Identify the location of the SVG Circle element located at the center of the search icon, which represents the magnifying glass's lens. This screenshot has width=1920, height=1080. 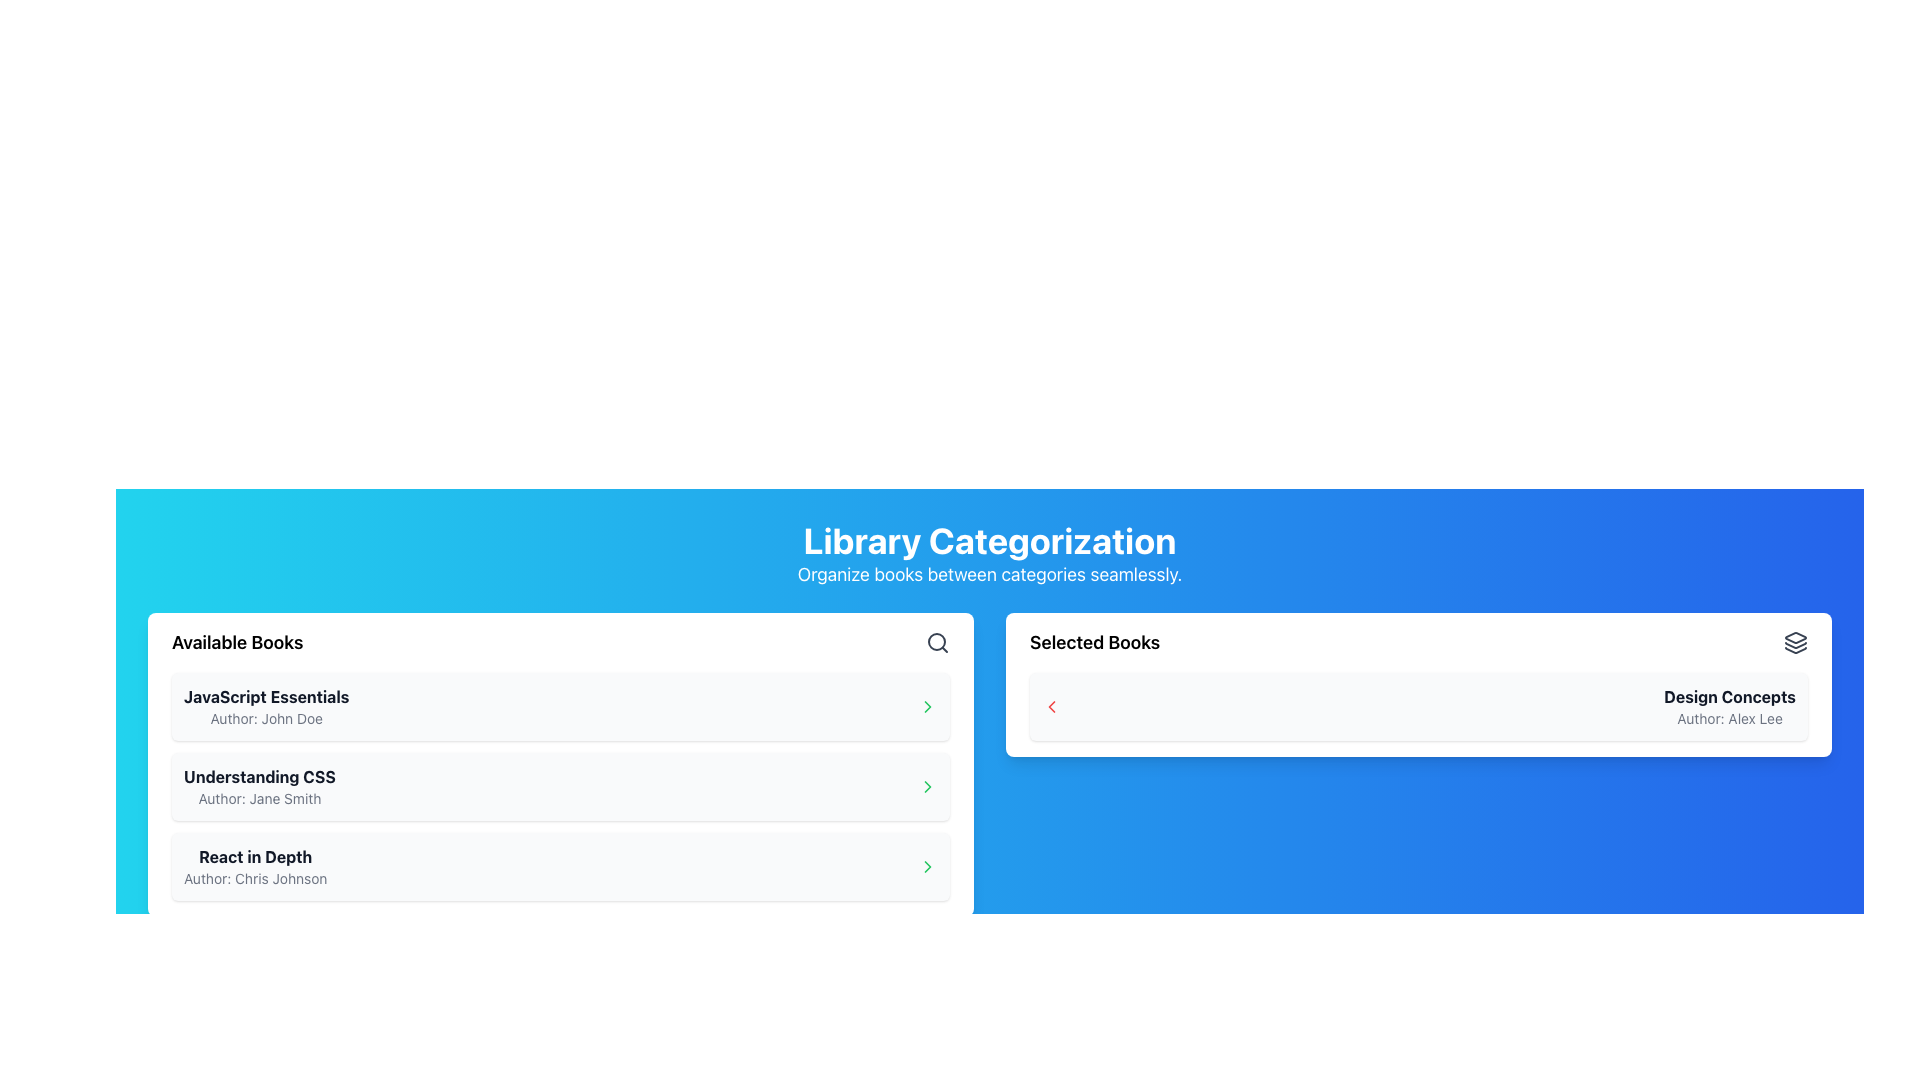
(935, 641).